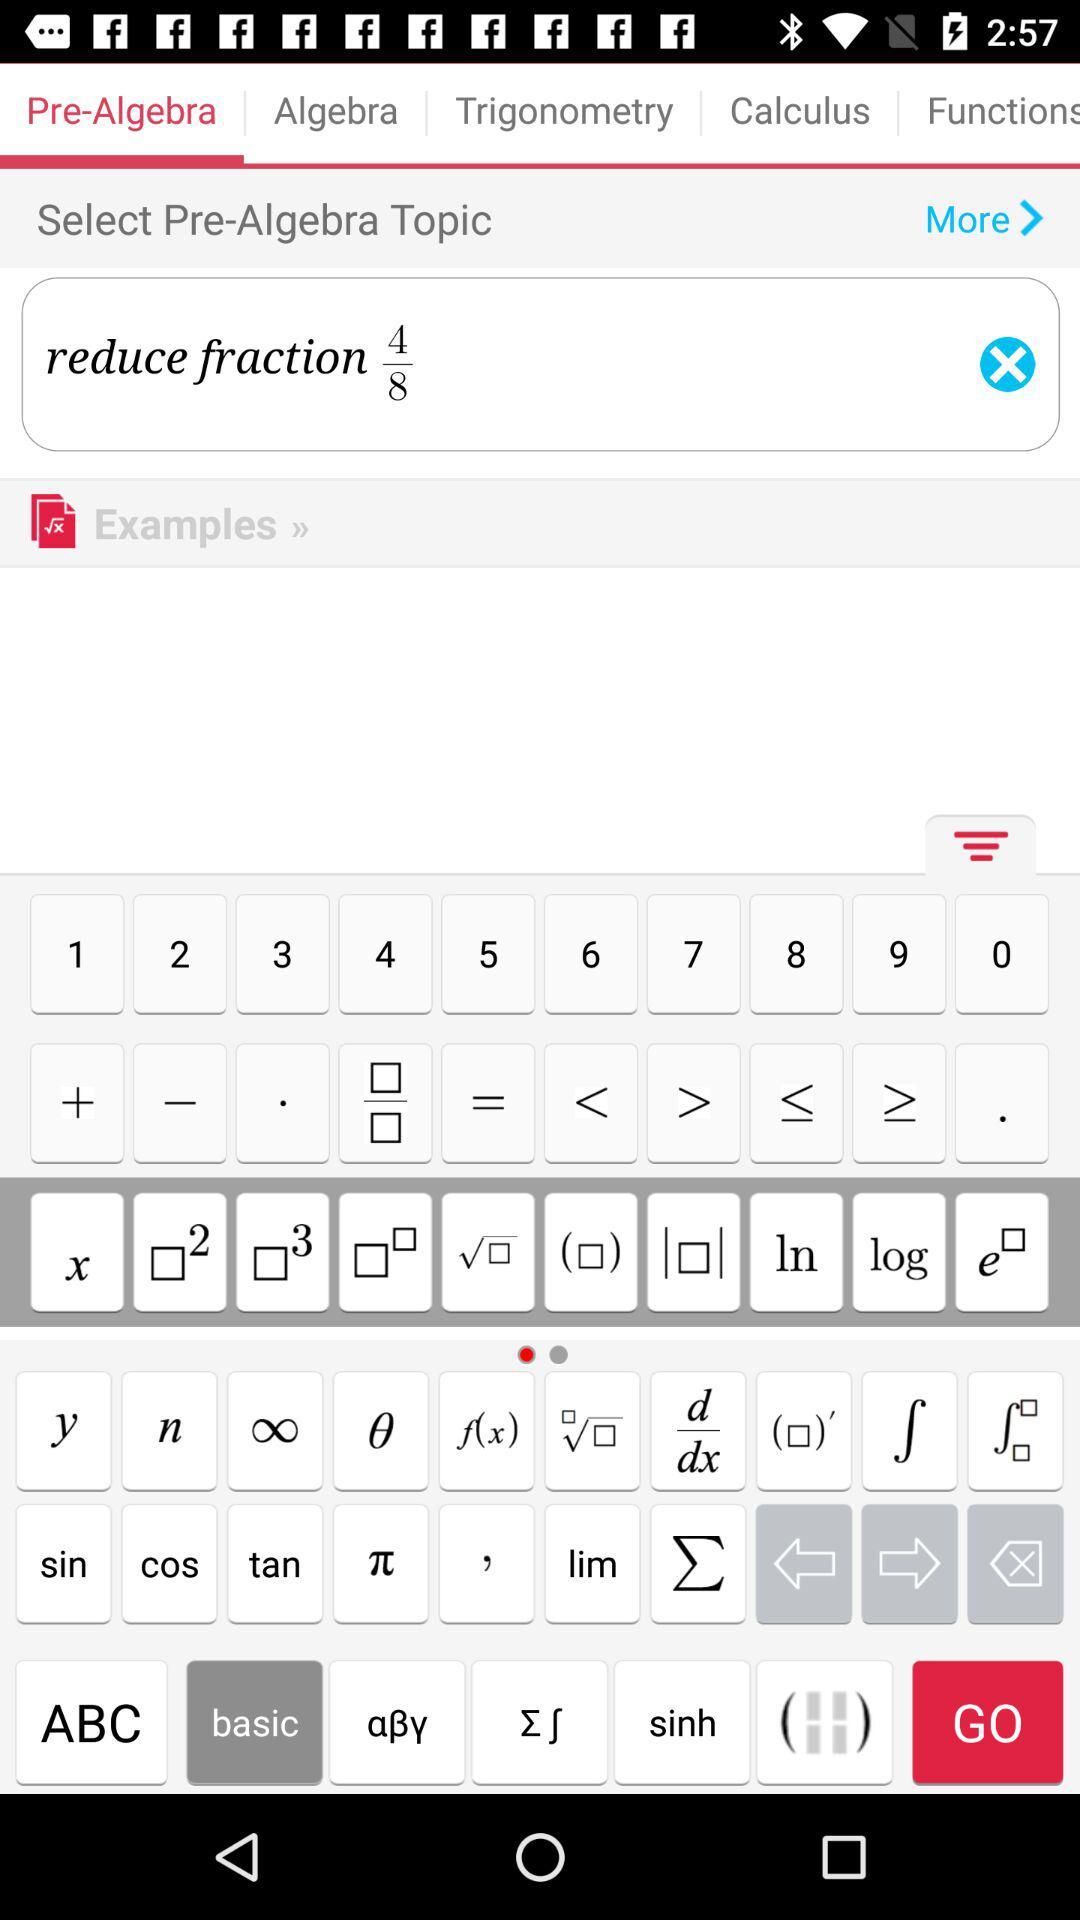 The image size is (1080, 1920). Describe the element at coordinates (898, 1101) in the screenshot. I see `greater than` at that location.